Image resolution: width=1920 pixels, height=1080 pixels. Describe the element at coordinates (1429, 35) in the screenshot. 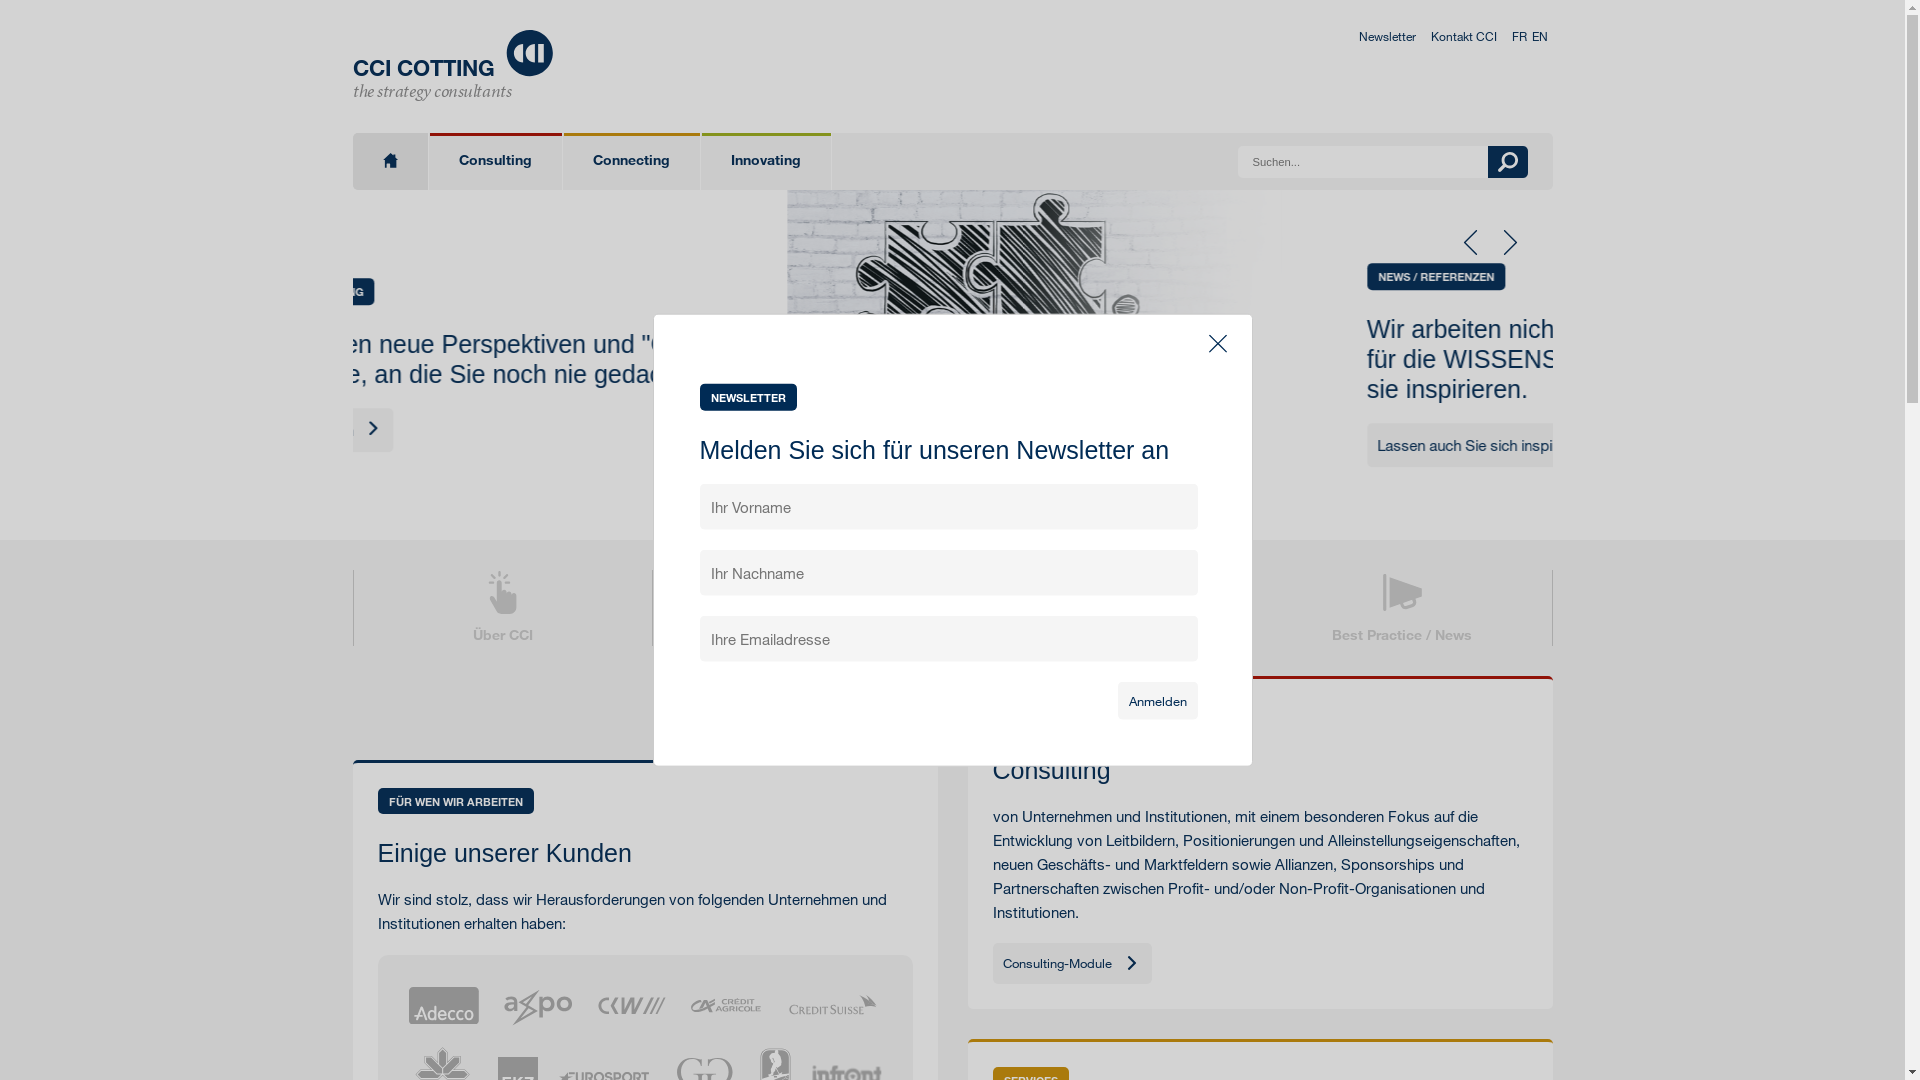

I see `'Kontakt CCI'` at that location.